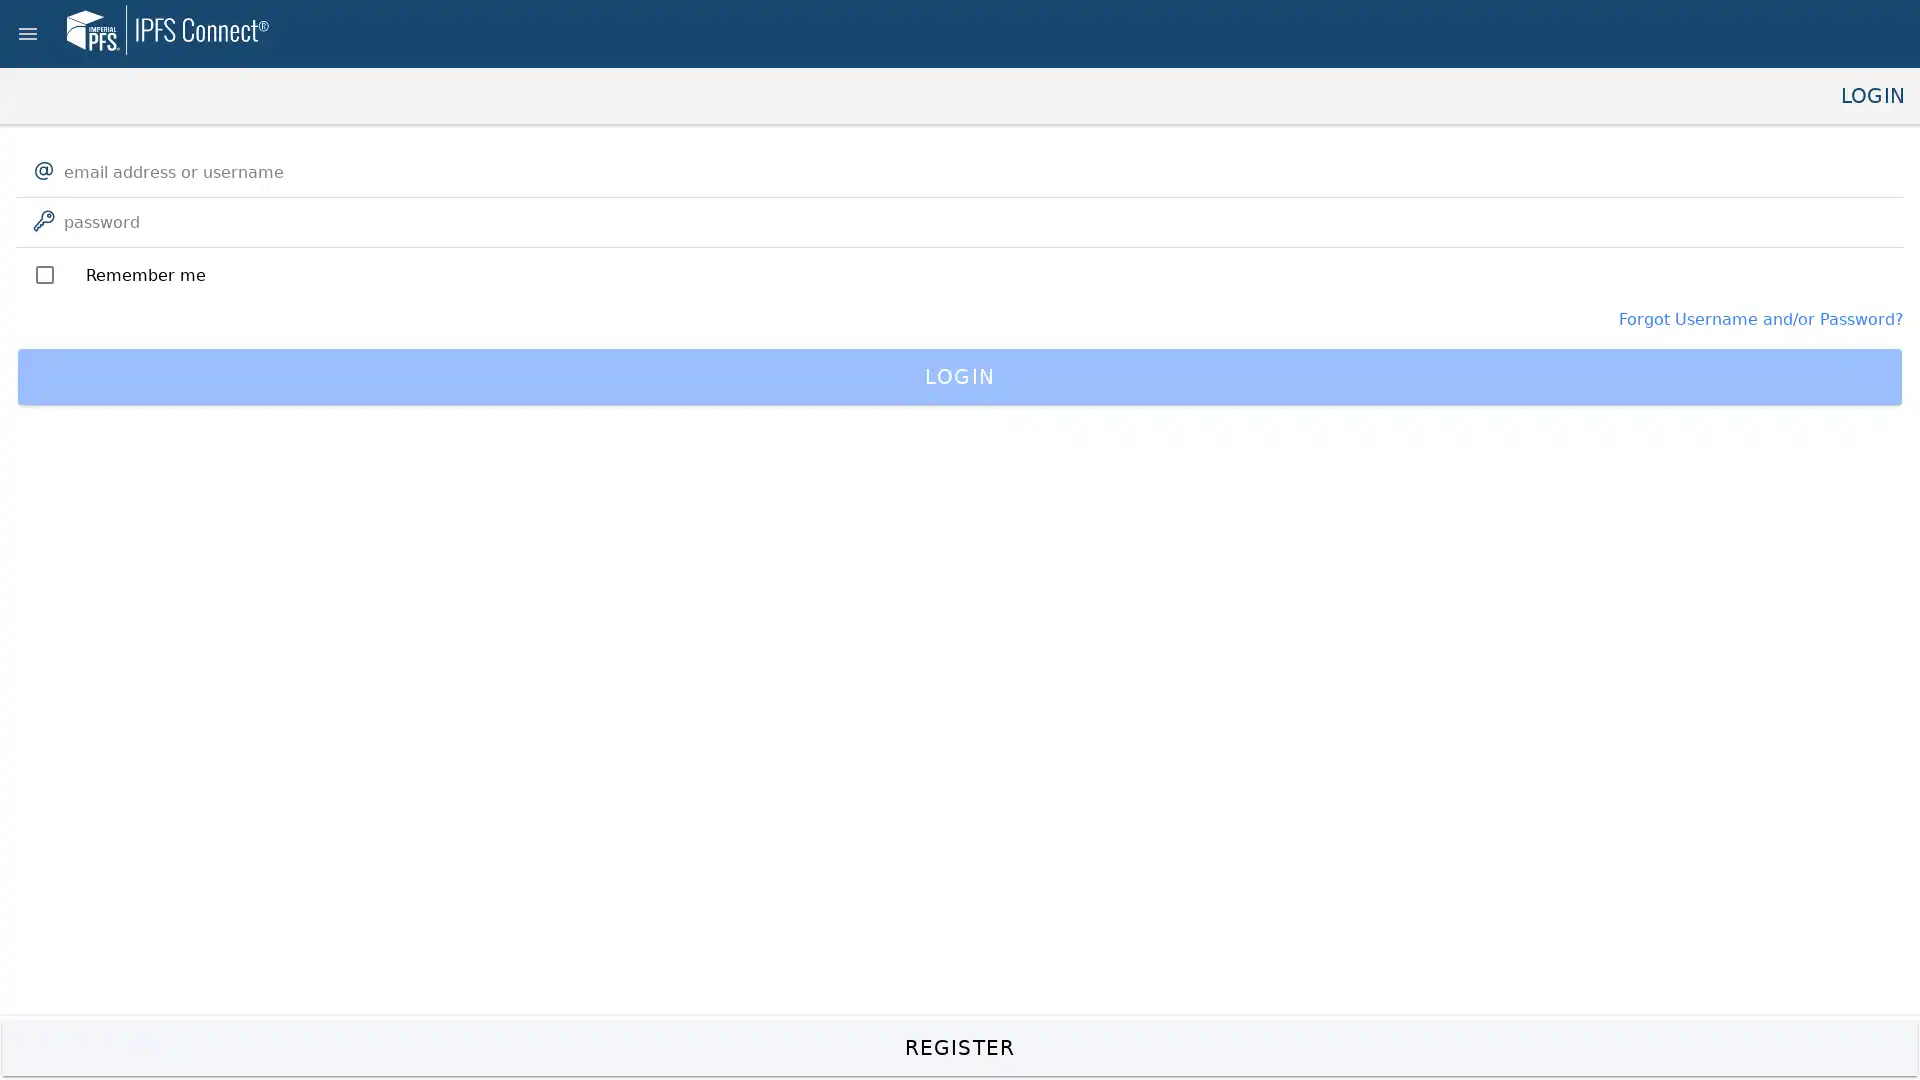 This screenshot has height=1080, width=1920. I want to click on LOGIN, so click(960, 377).